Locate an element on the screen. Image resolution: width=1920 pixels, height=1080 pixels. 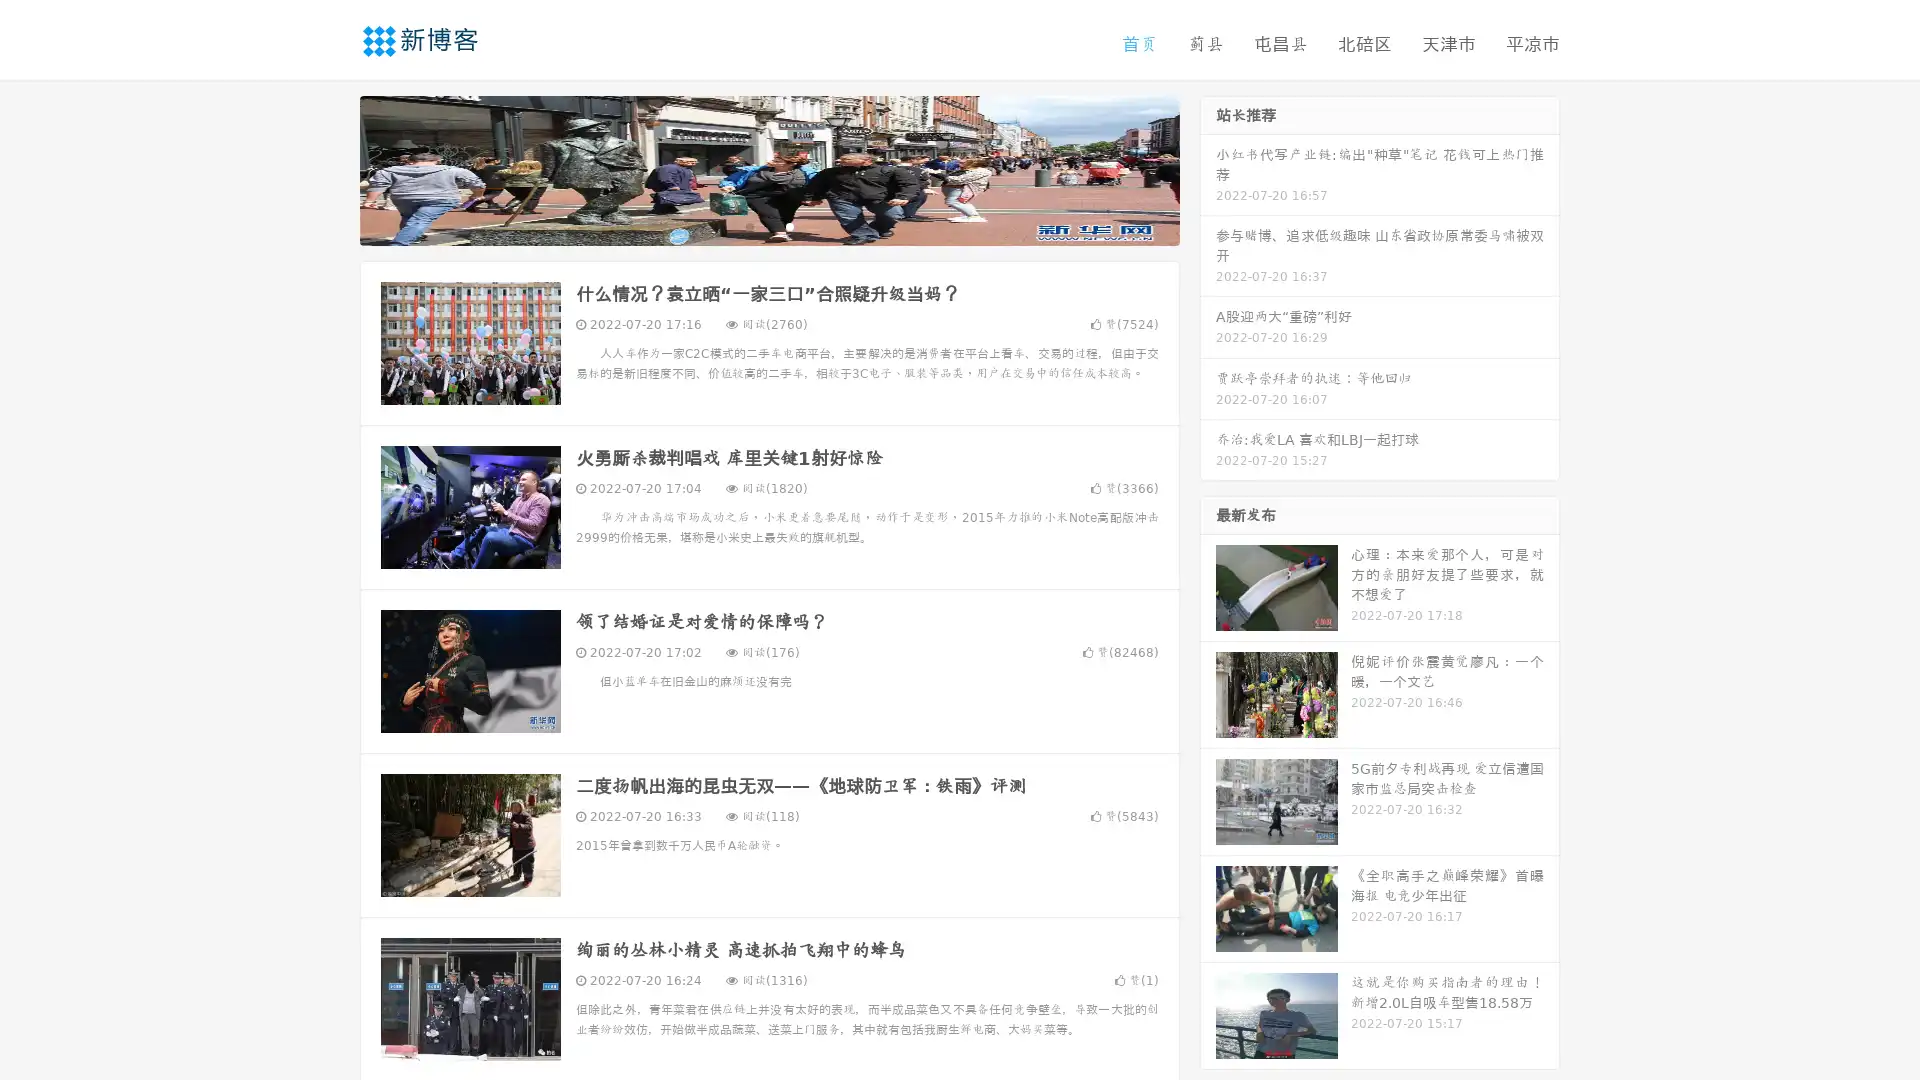
Go to slide 3 is located at coordinates (789, 225).